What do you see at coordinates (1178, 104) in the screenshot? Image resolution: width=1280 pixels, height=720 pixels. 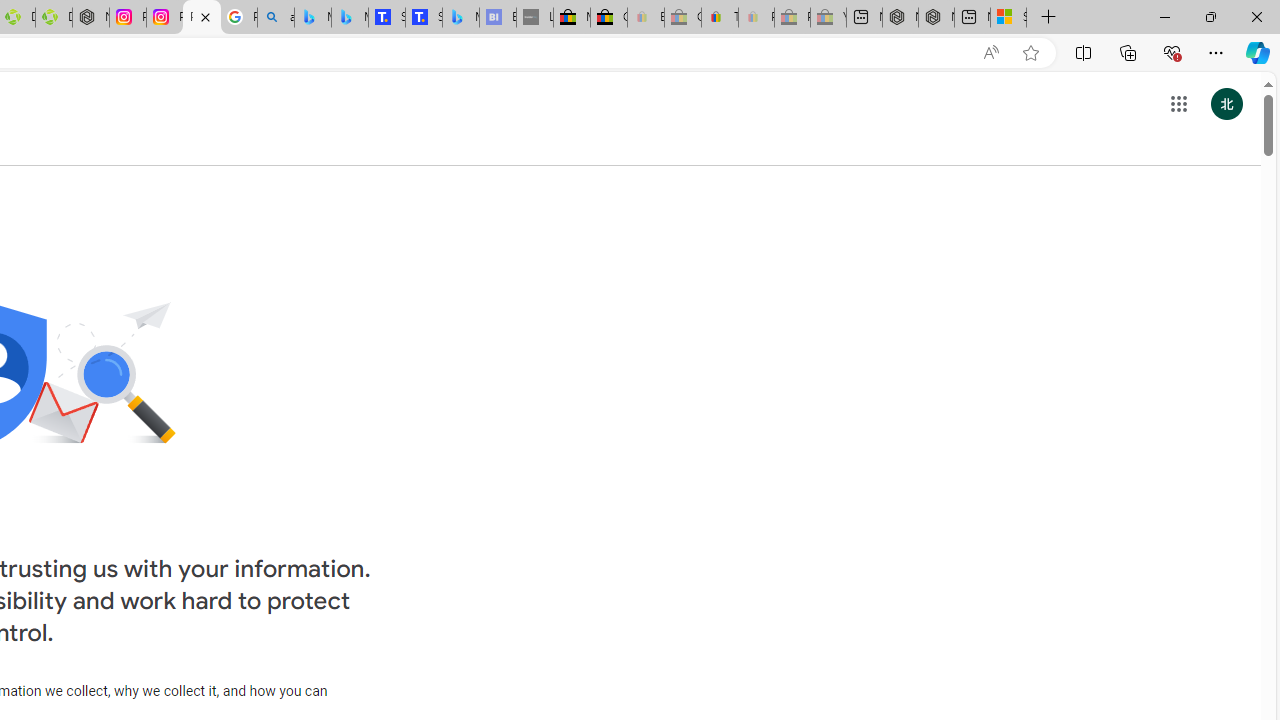 I see `'Class: gb_E'` at bounding box center [1178, 104].